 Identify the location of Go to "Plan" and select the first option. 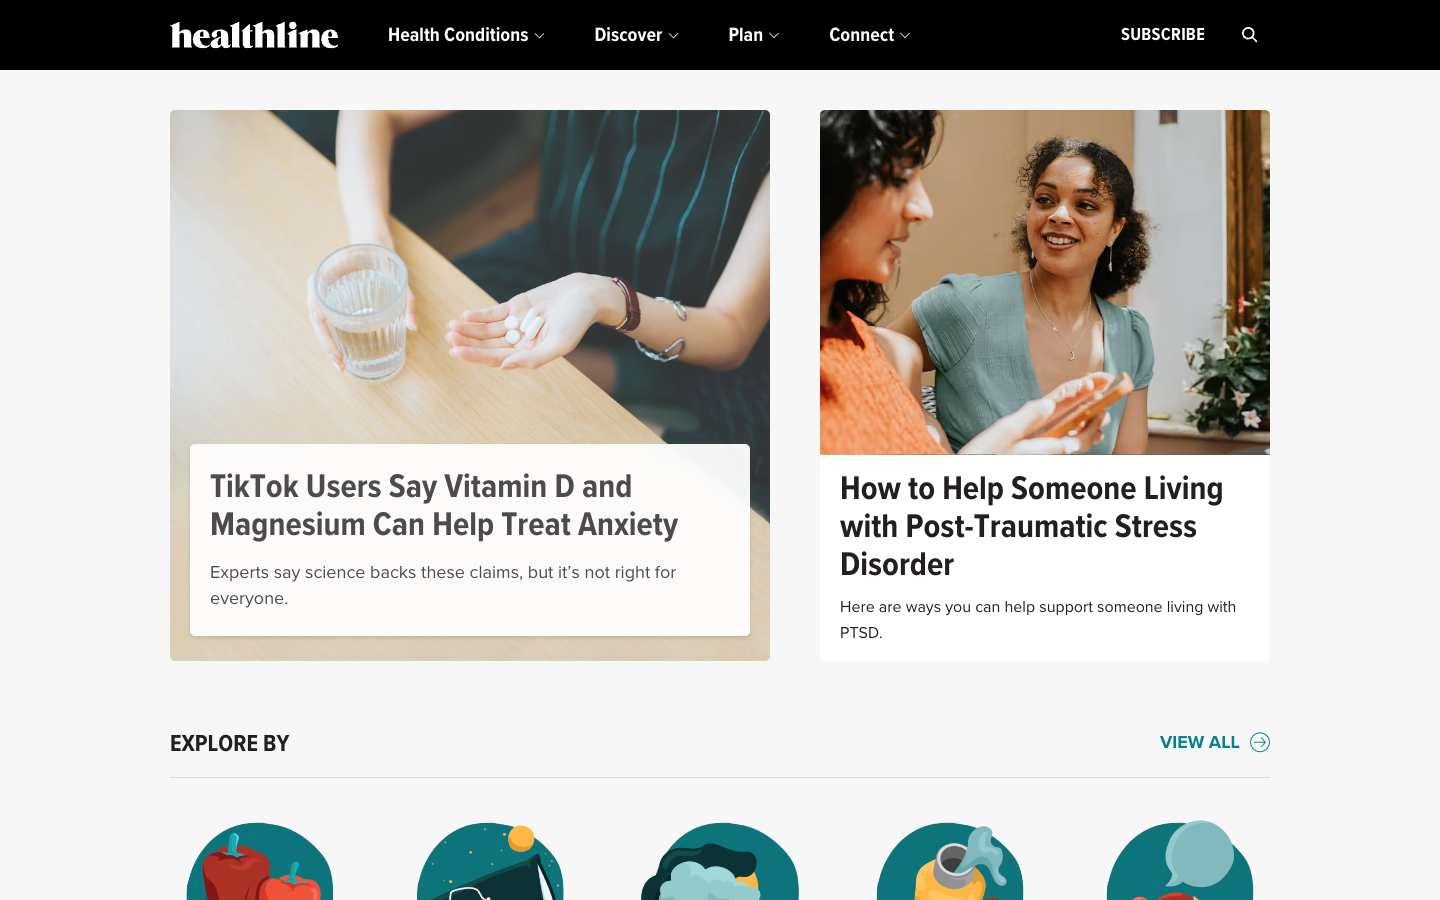
(752, 34).